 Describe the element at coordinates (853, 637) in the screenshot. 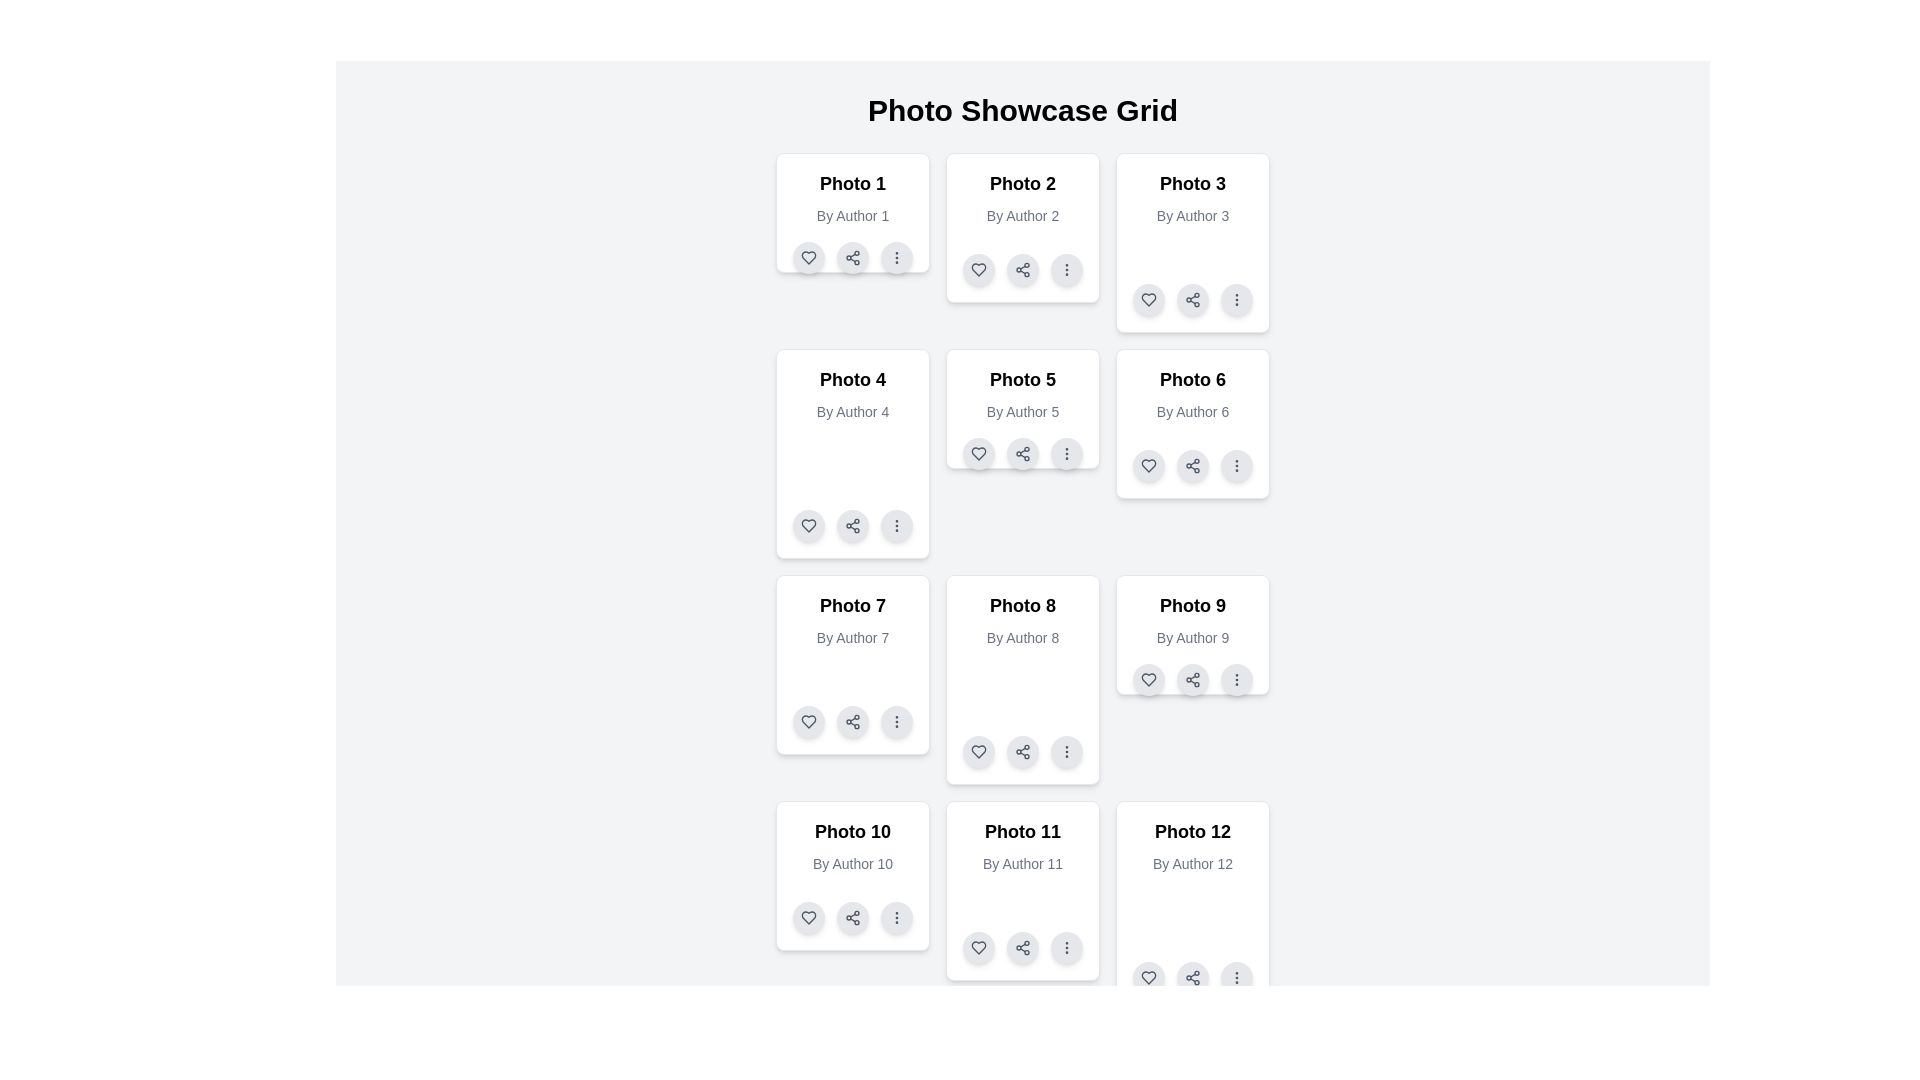

I see `the Text Label indicating the author of the content in the card labeled 'Photo 7', which is positioned below the heading and above interactive icons` at that location.